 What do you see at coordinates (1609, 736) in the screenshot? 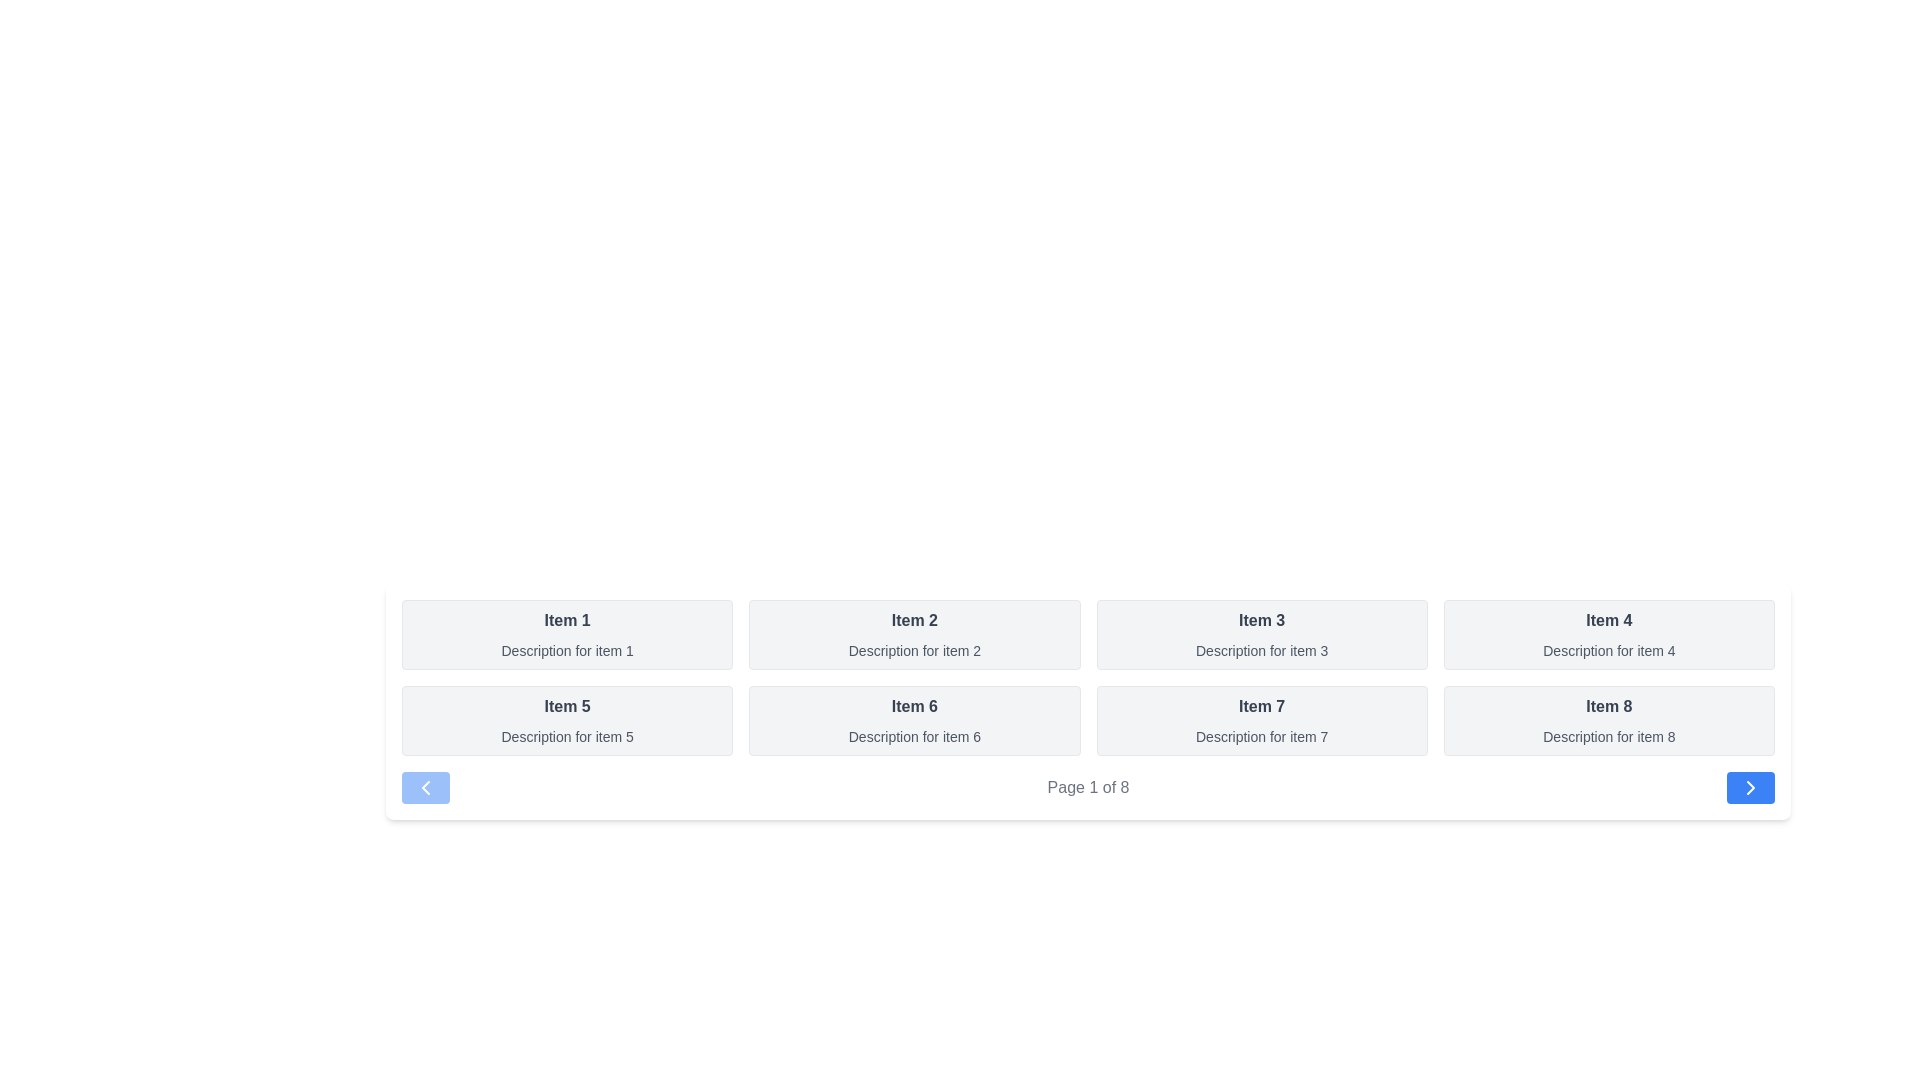
I see `the Text Label displaying 'Description for item 8' located in the bottom-right corner of the interface, within the panel labeled 'Item 8'` at bounding box center [1609, 736].